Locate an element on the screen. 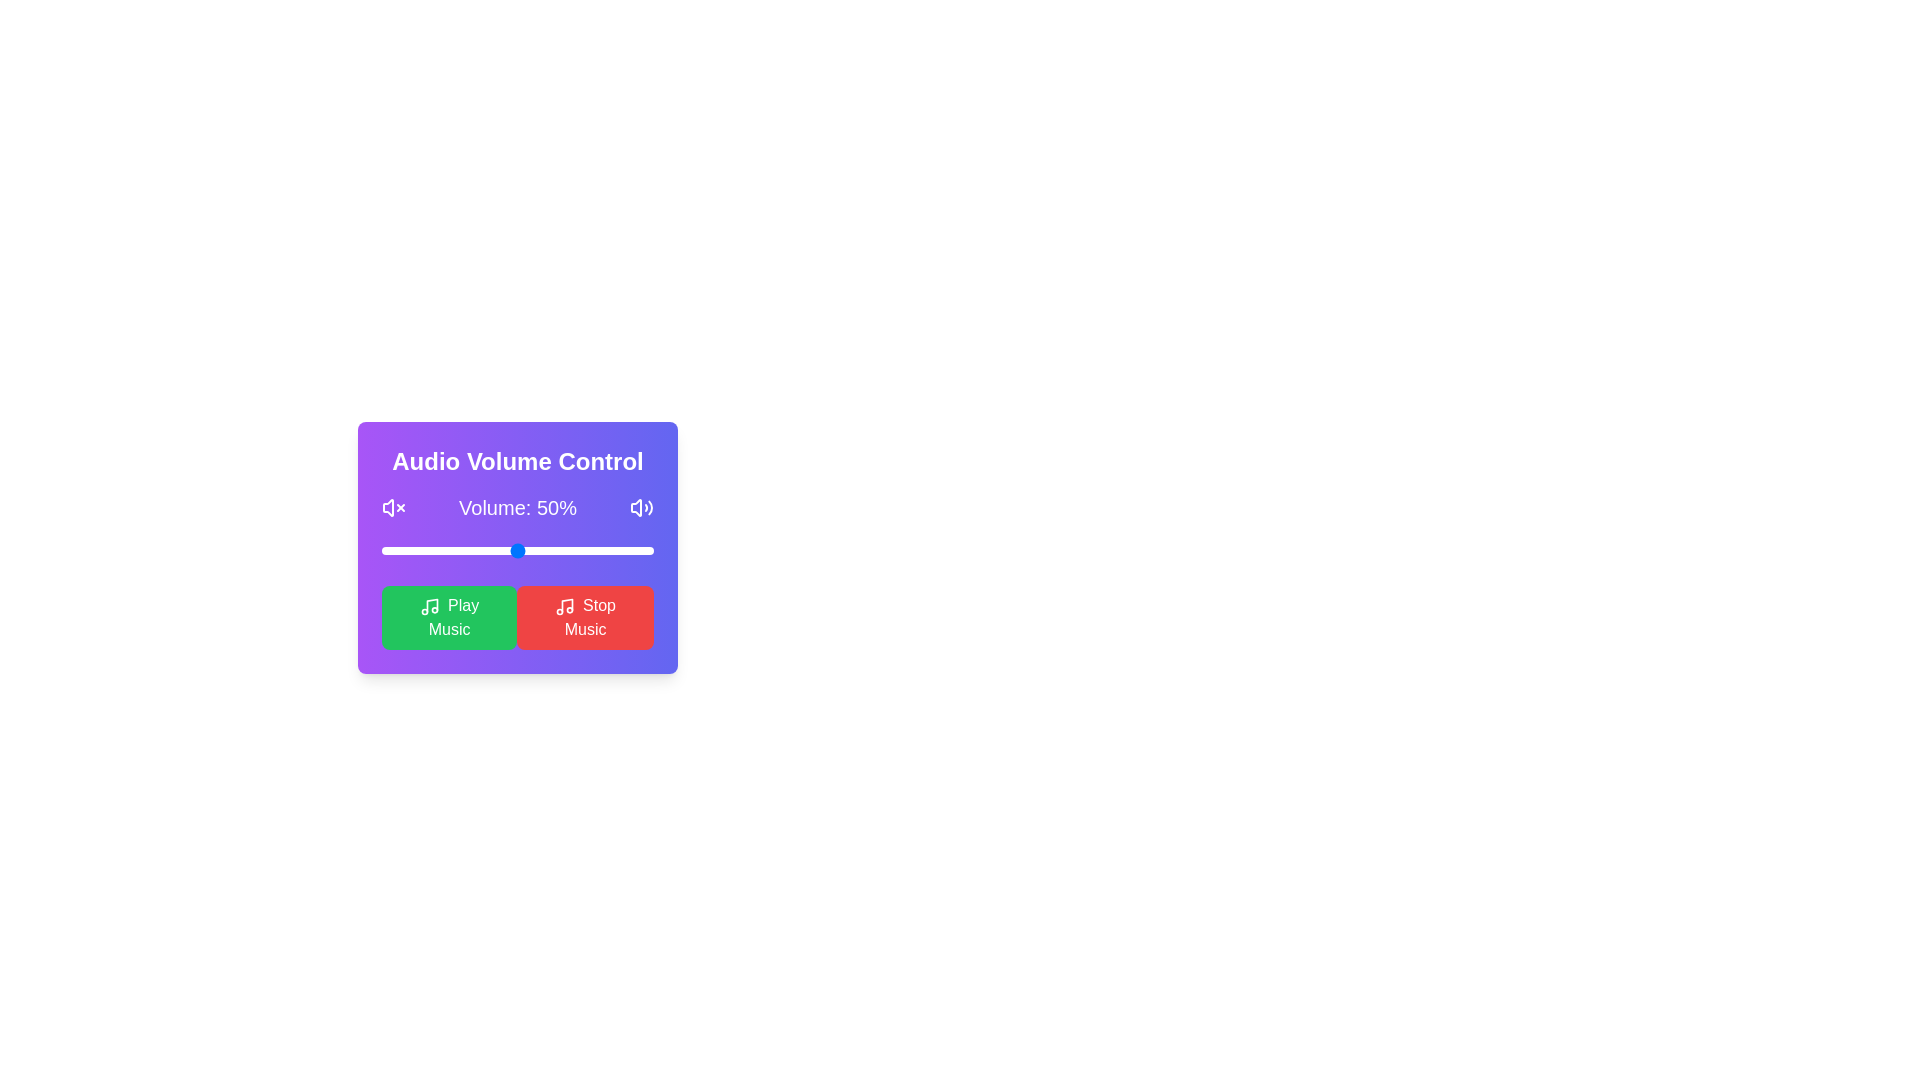  the stop music button located in the bottom-right corner of the control panel is located at coordinates (584, 616).